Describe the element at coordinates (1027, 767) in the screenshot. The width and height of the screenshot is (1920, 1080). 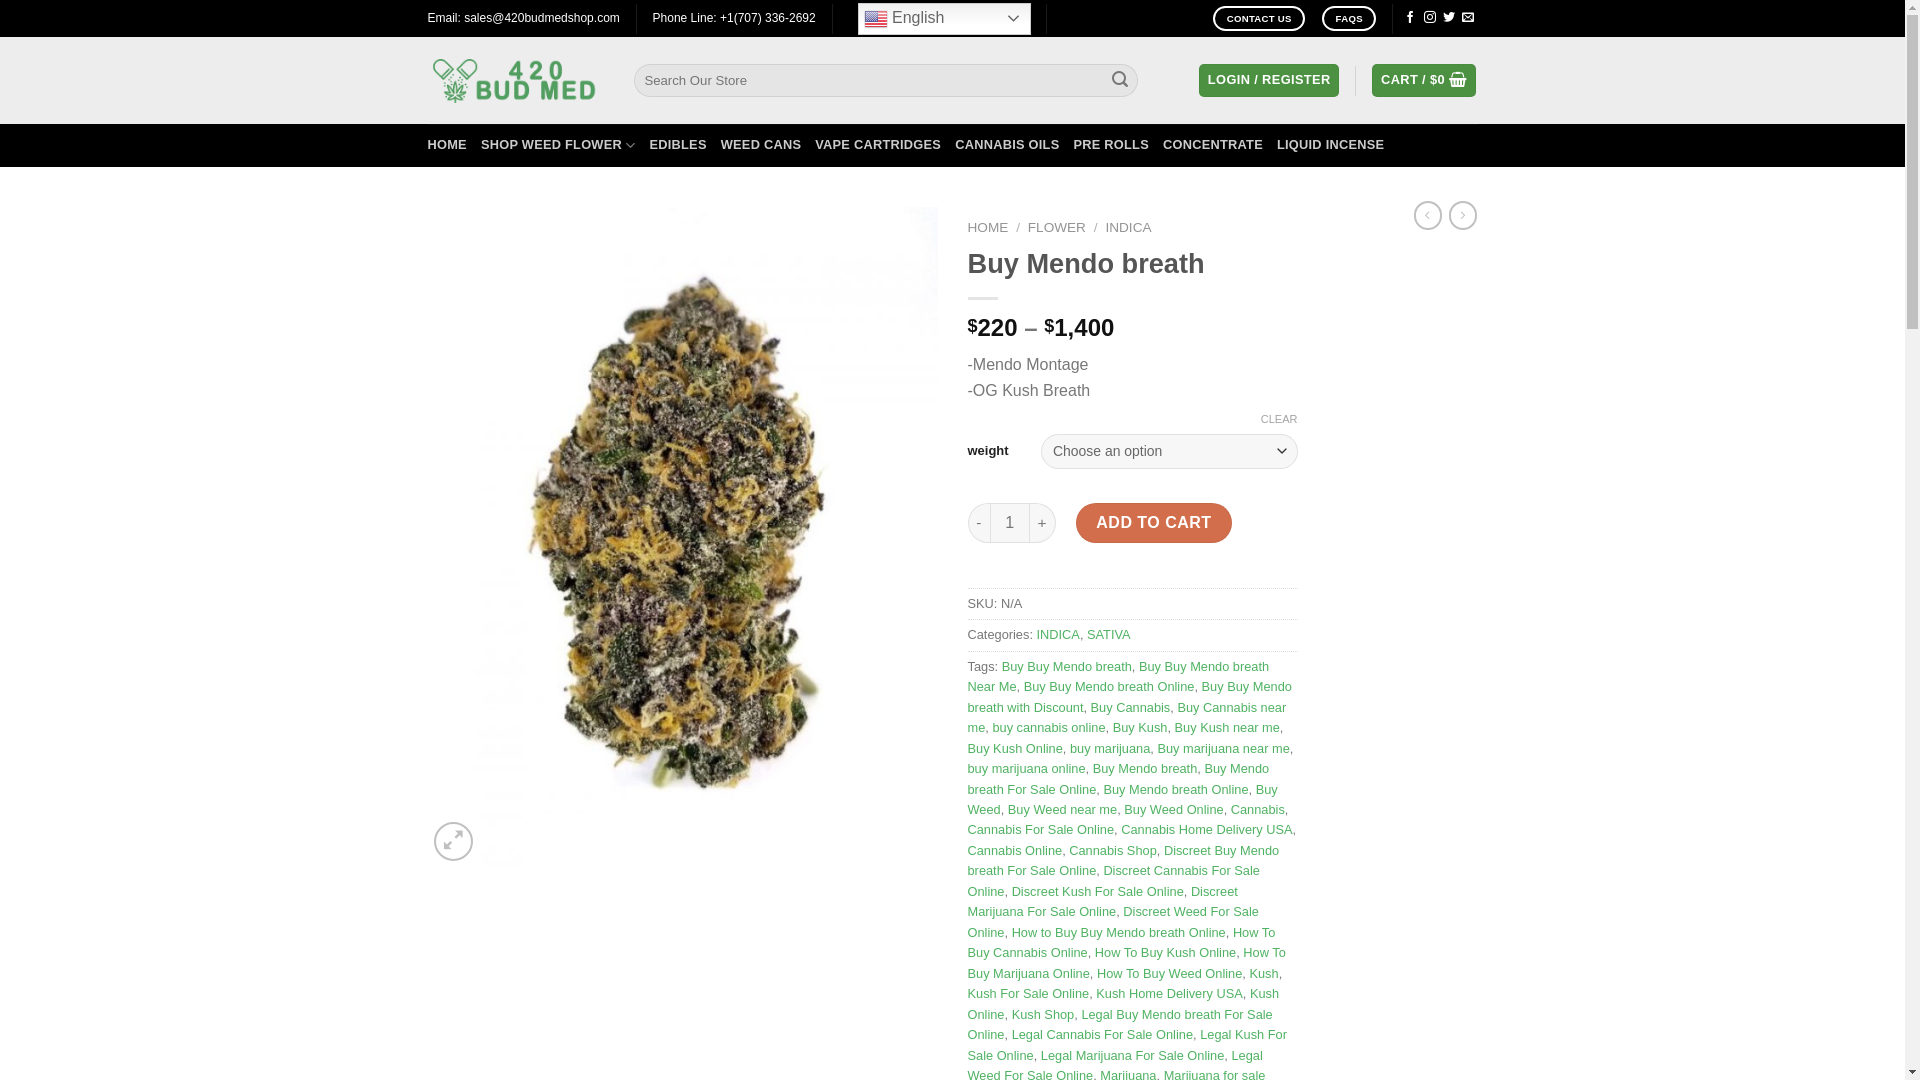
I see `'buy marijuana online'` at that location.